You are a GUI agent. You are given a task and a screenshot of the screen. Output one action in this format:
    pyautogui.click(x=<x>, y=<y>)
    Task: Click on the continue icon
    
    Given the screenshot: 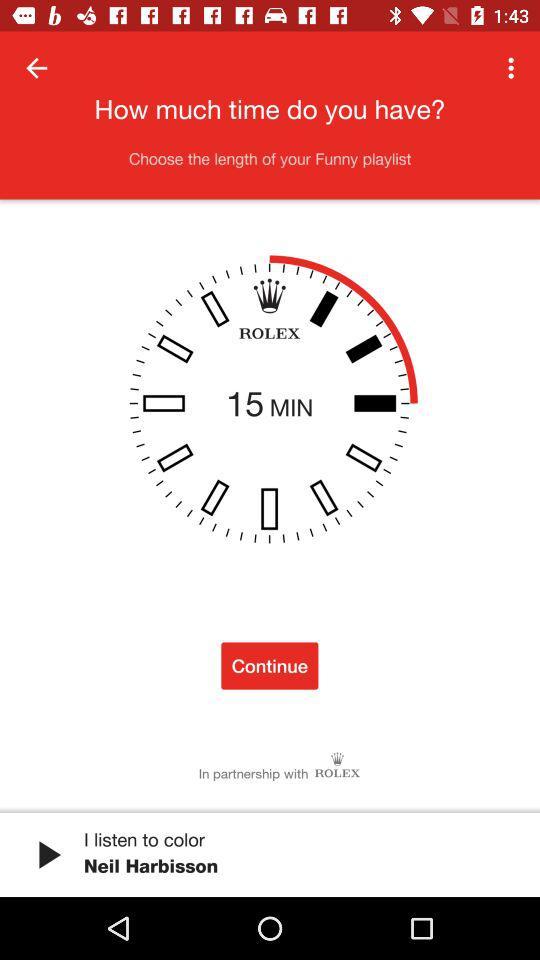 What is the action you would take?
    pyautogui.click(x=269, y=665)
    